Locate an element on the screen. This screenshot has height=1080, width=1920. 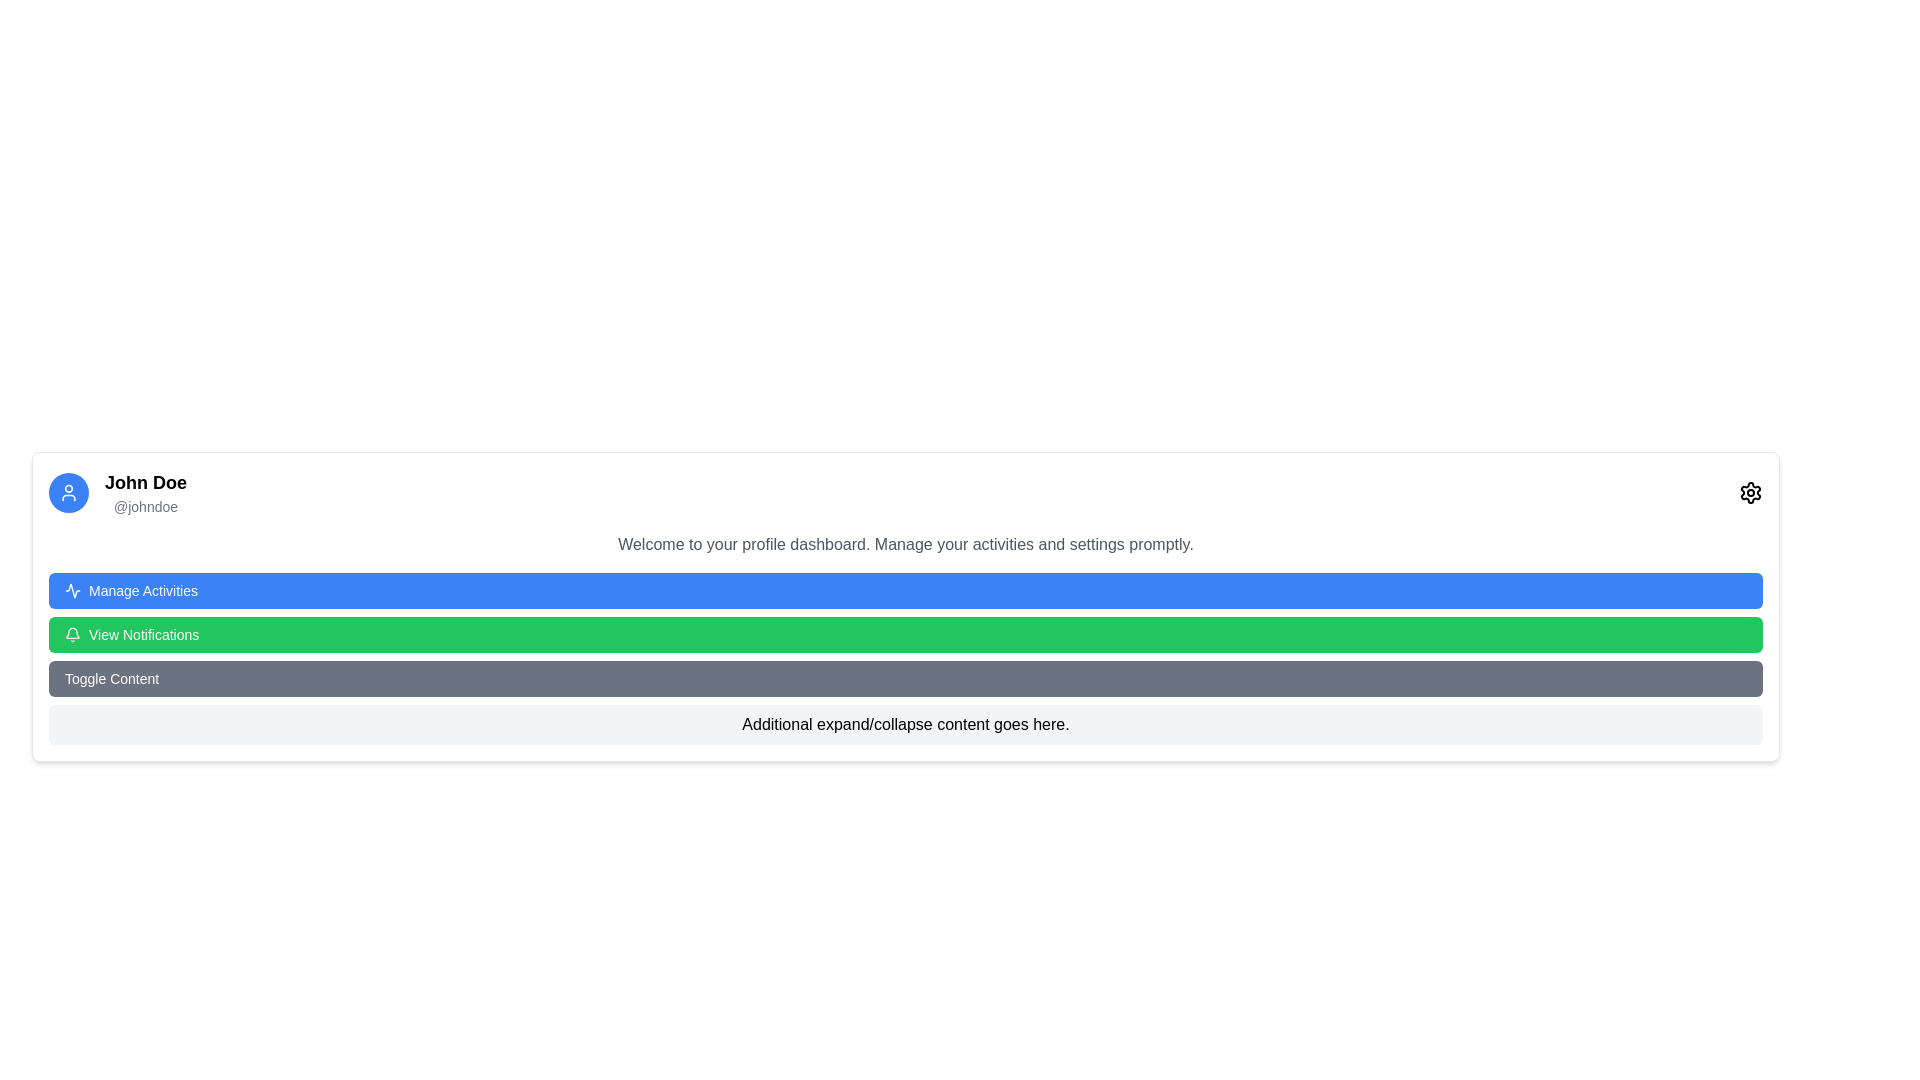
the Text Display element that shows the user's name and handle, located is located at coordinates (117, 493).